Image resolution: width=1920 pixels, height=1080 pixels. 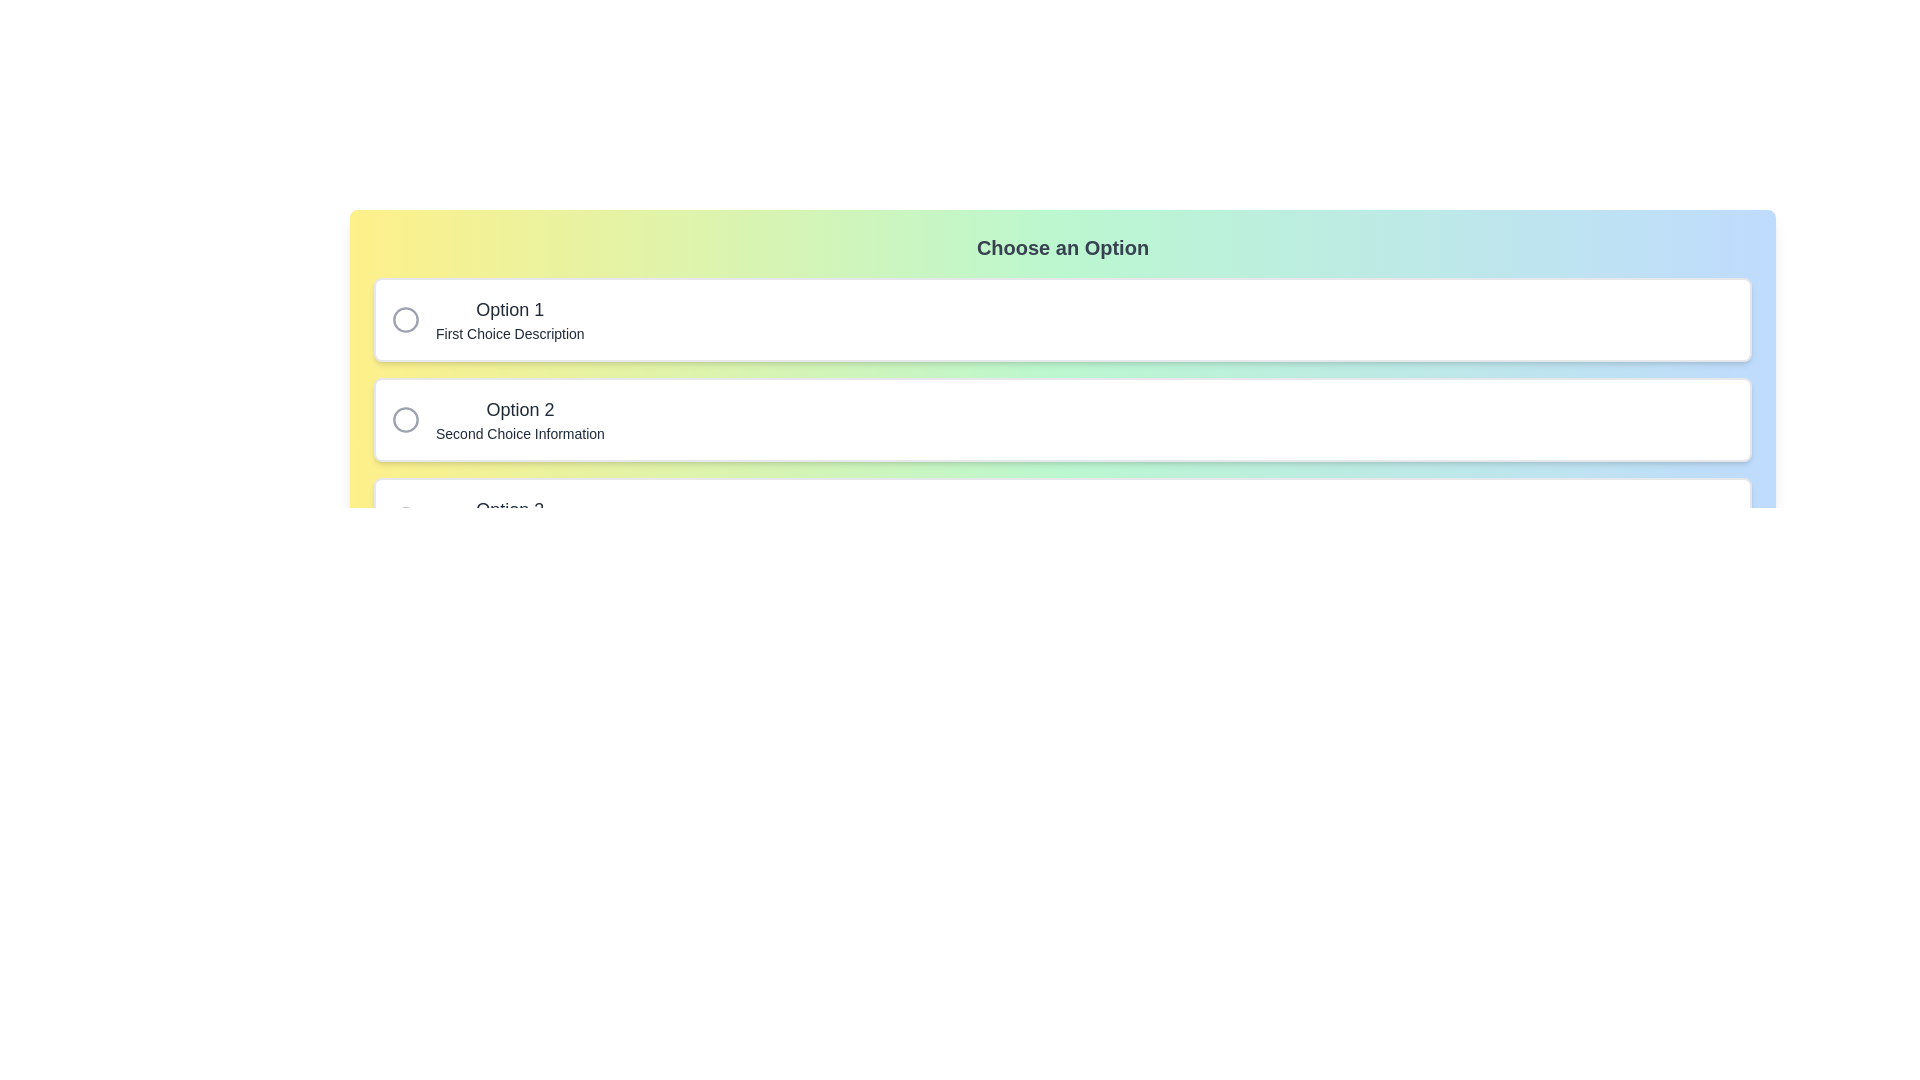 What do you see at coordinates (405, 419) in the screenshot?
I see `the radio button indicator for 'Option 2'` at bounding box center [405, 419].